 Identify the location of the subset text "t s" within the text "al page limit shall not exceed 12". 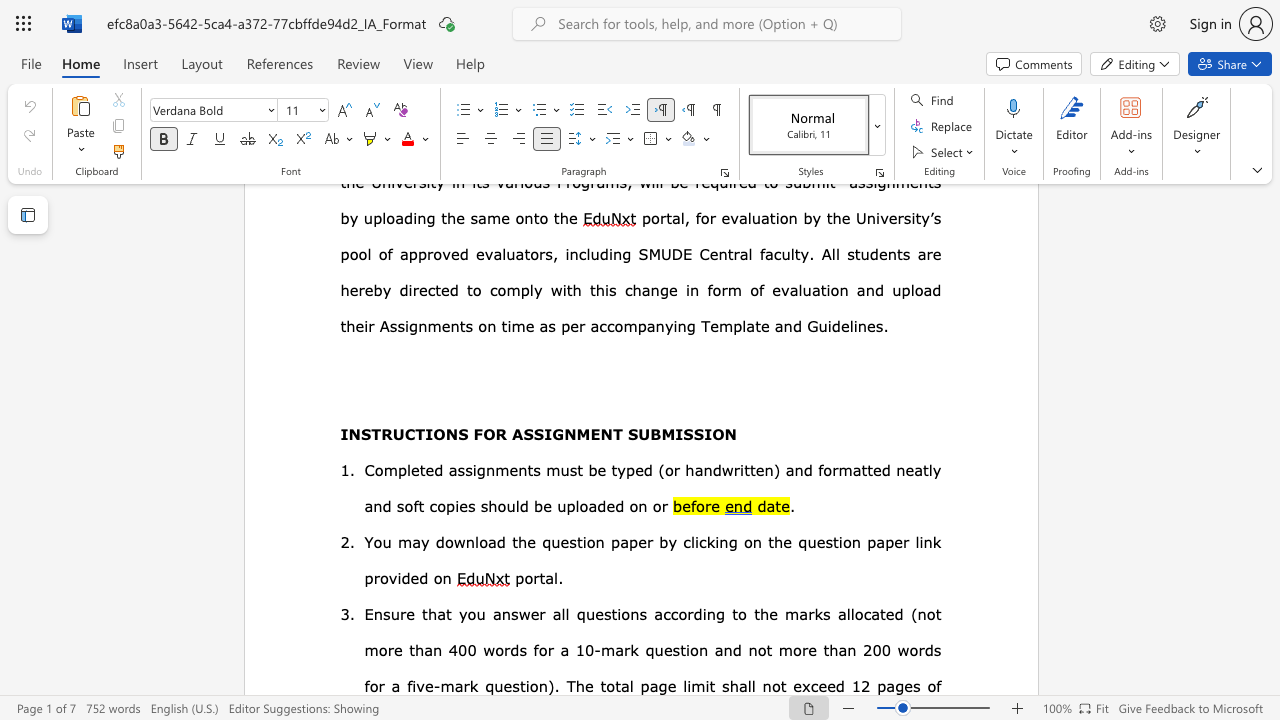
(709, 685).